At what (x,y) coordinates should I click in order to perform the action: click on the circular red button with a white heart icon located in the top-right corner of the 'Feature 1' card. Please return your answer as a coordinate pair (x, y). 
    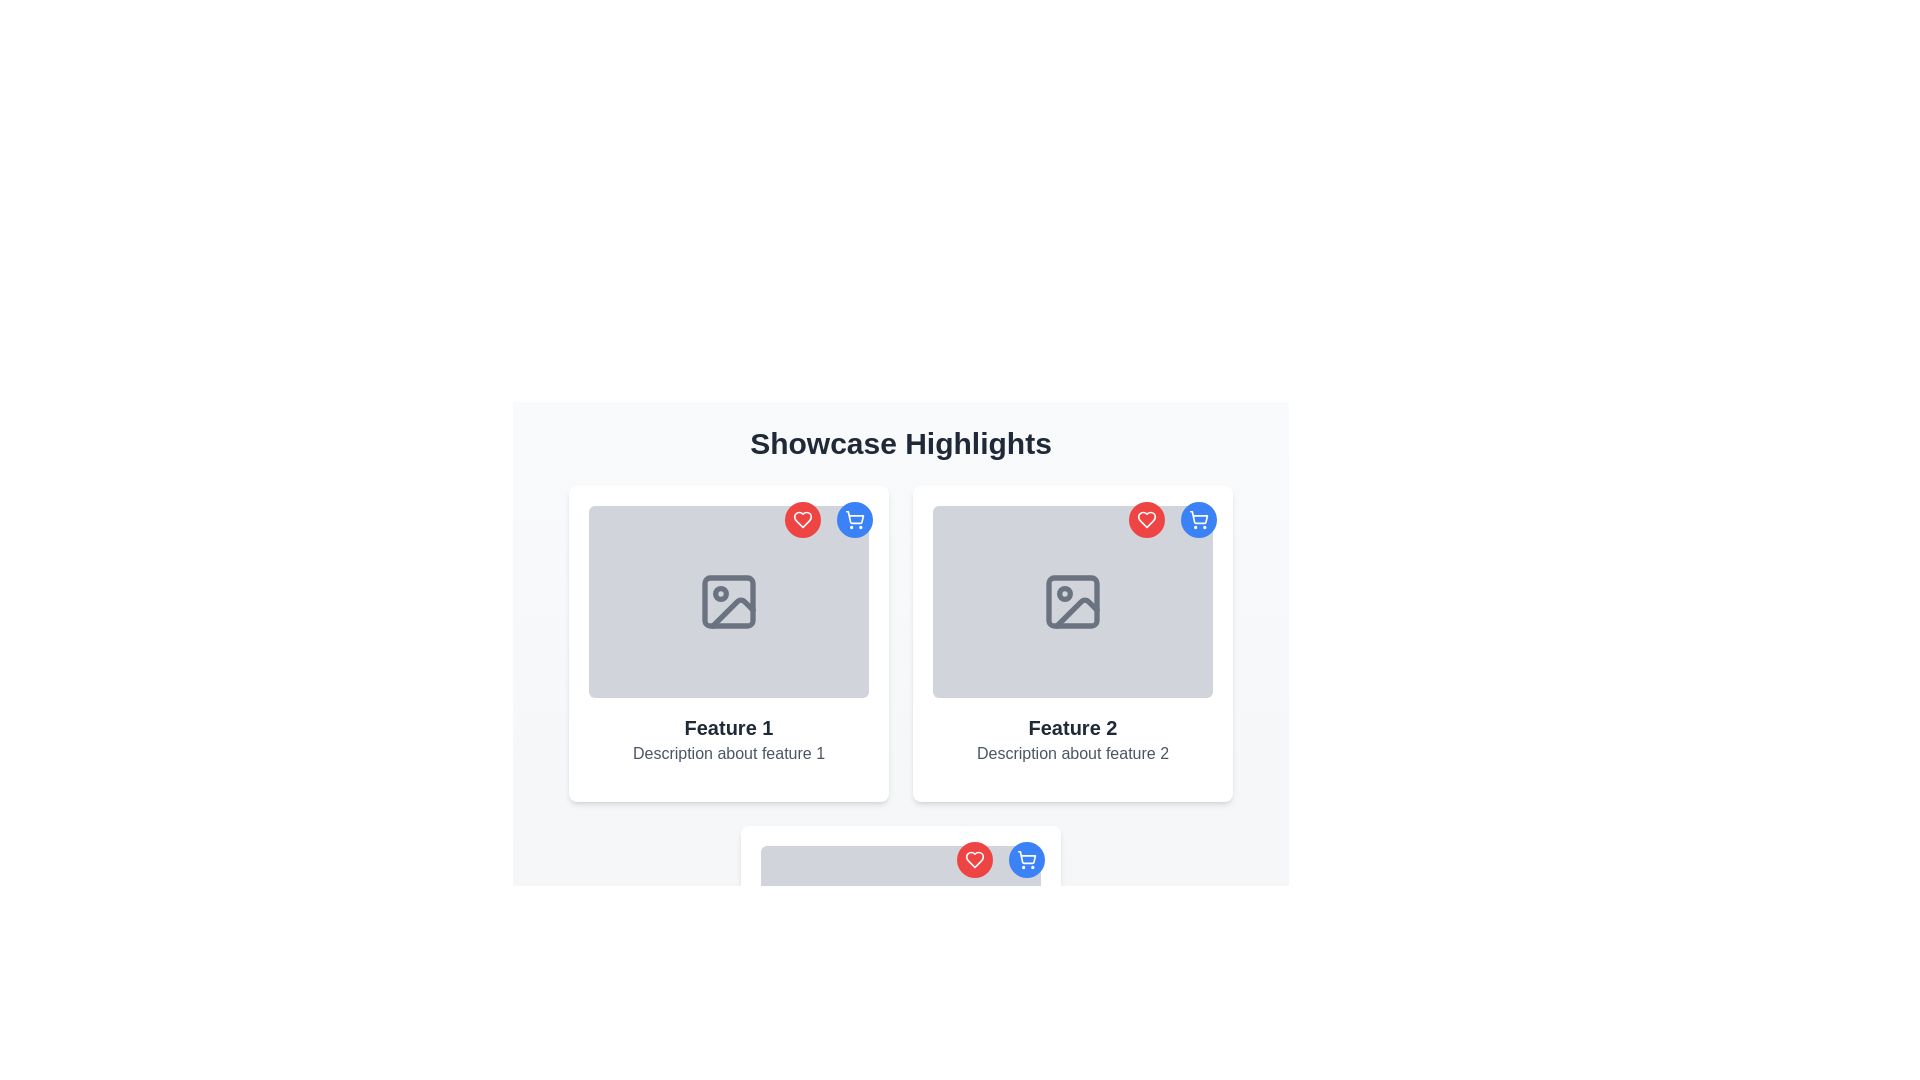
    Looking at the image, I should click on (802, 519).